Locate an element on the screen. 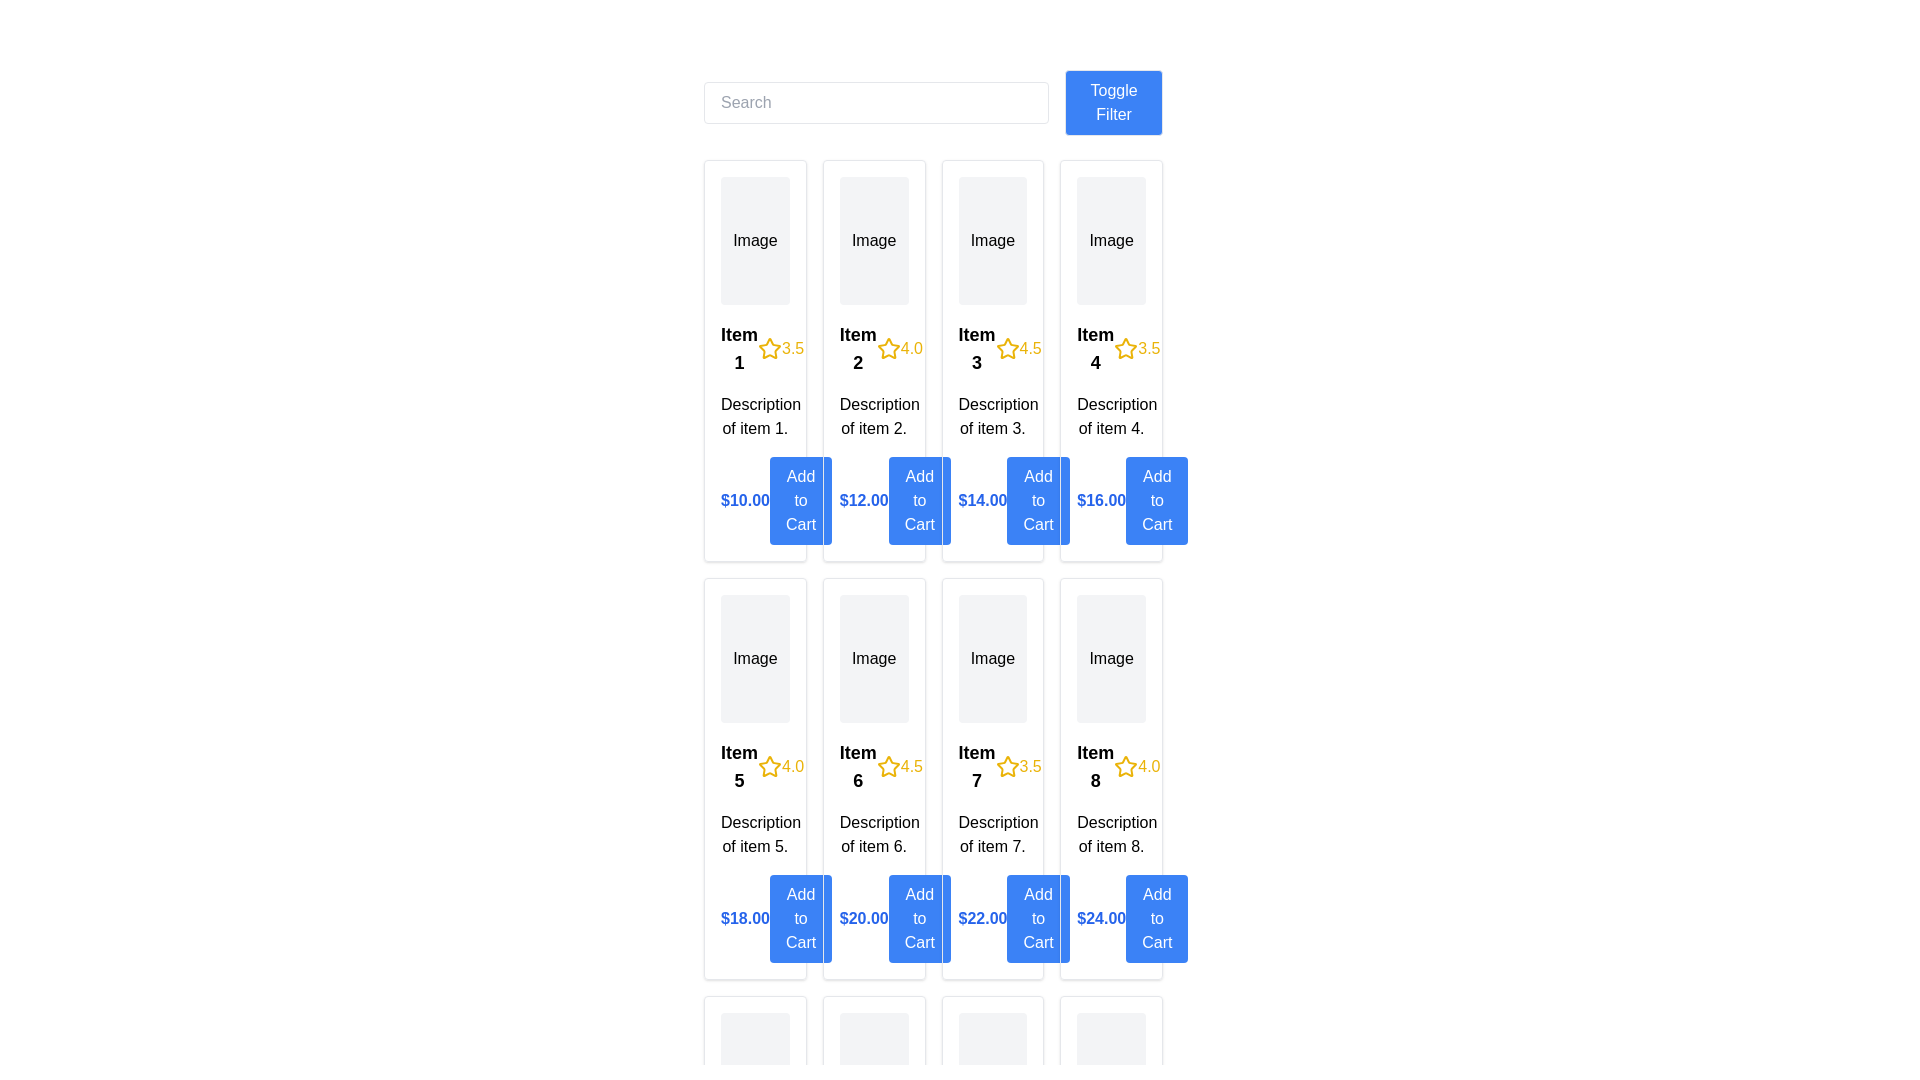  the display text element that shows 'Item 4' with a yellow star icon and a rating value of '3.5', which is styled in bold and located in the fourth card of the grid layout is located at coordinates (1110, 347).